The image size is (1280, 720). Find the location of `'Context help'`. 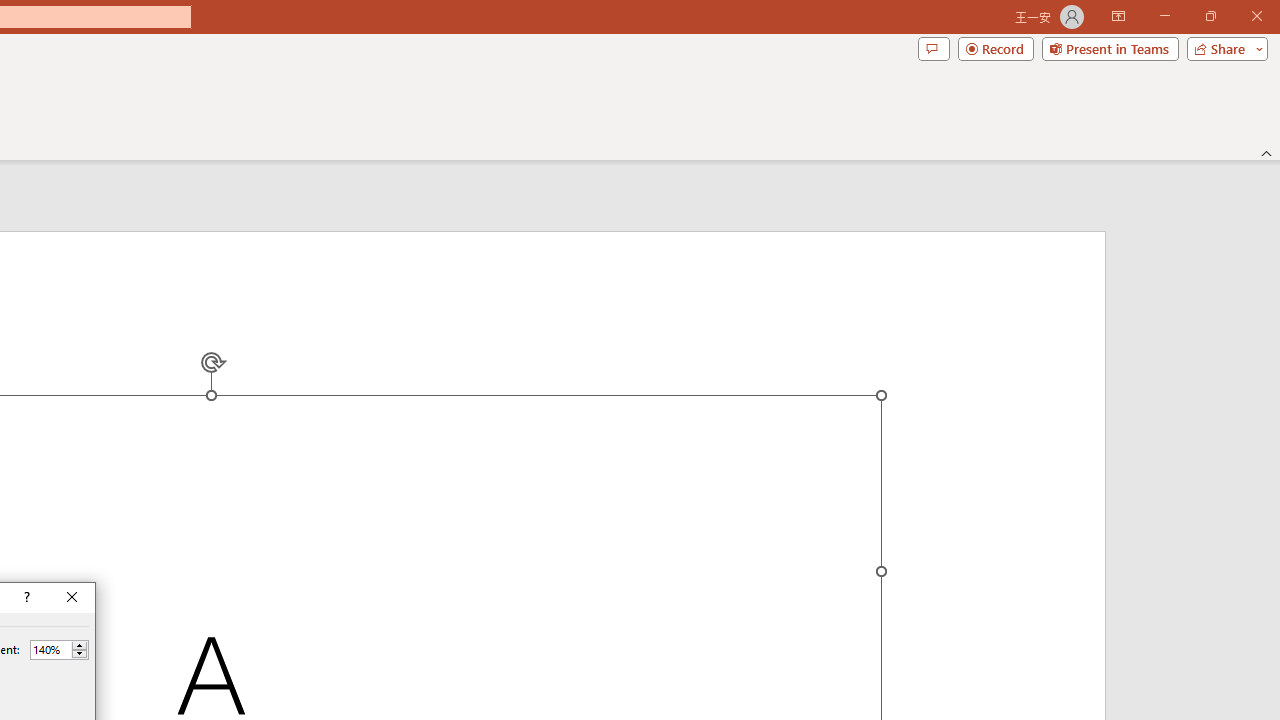

'Context help' is located at coordinates (25, 596).